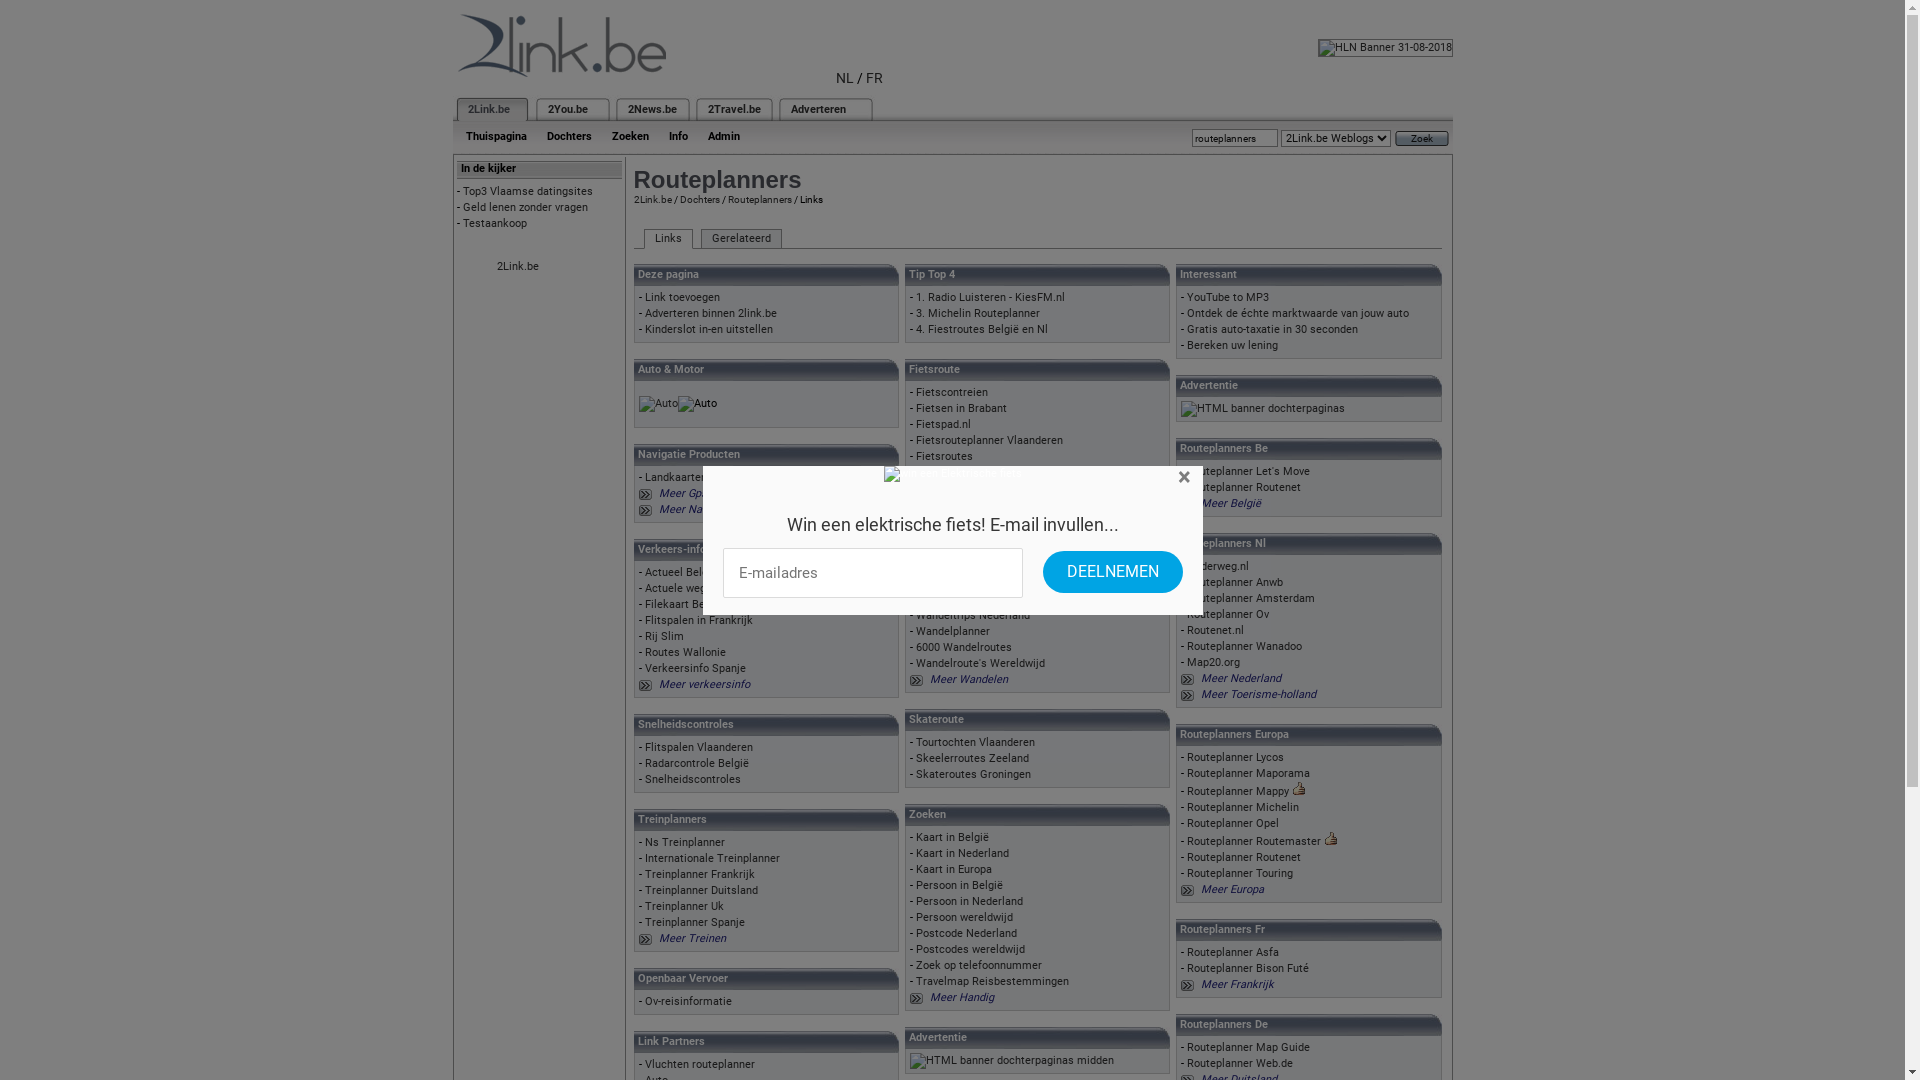  Describe the element at coordinates (966, 933) in the screenshot. I see `'Postcode Nederland'` at that location.